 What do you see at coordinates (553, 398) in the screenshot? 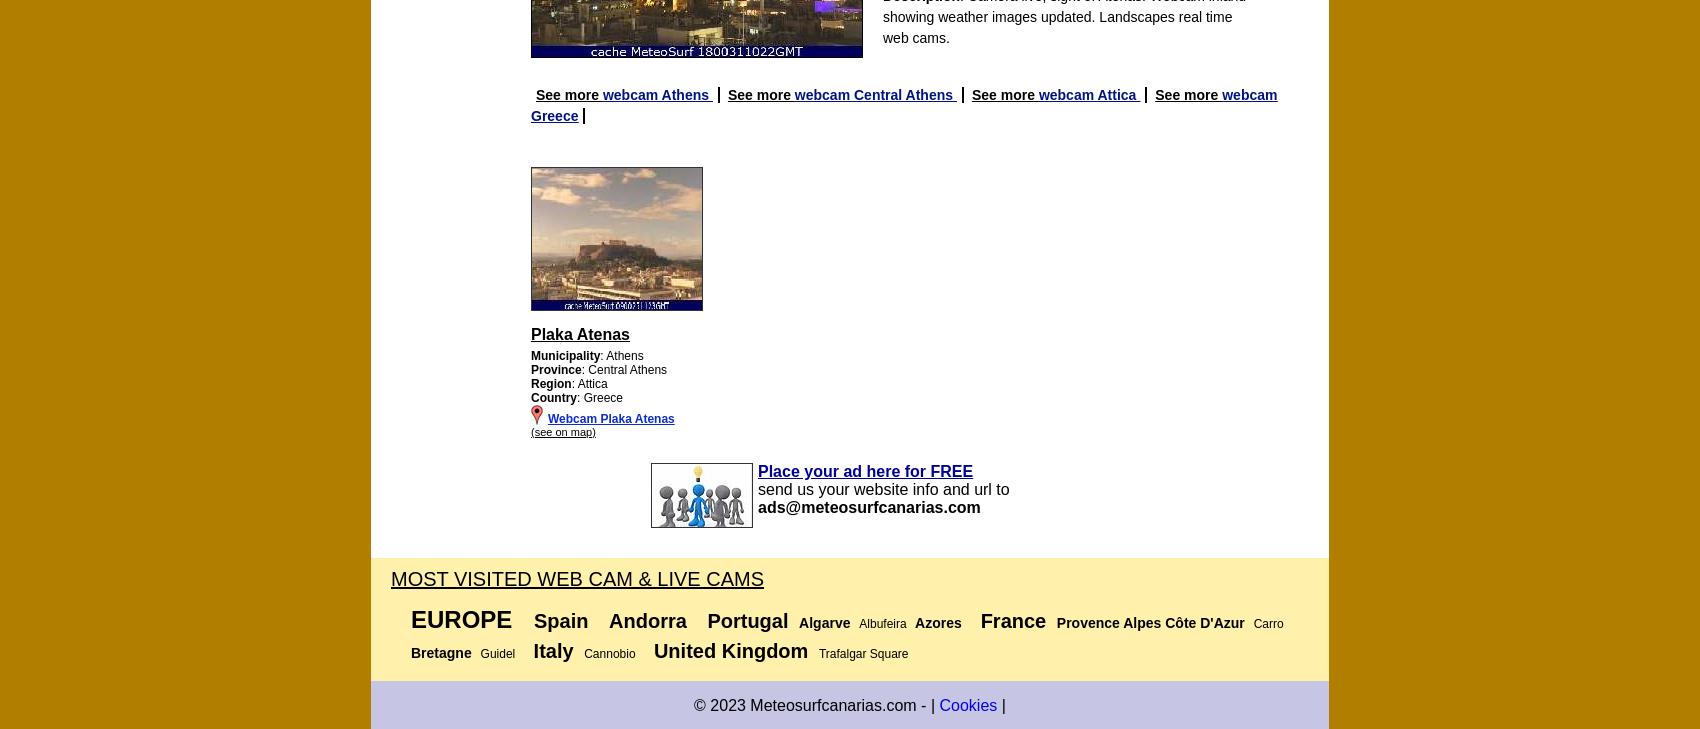
I see `'Country'` at bounding box center [553, 398].